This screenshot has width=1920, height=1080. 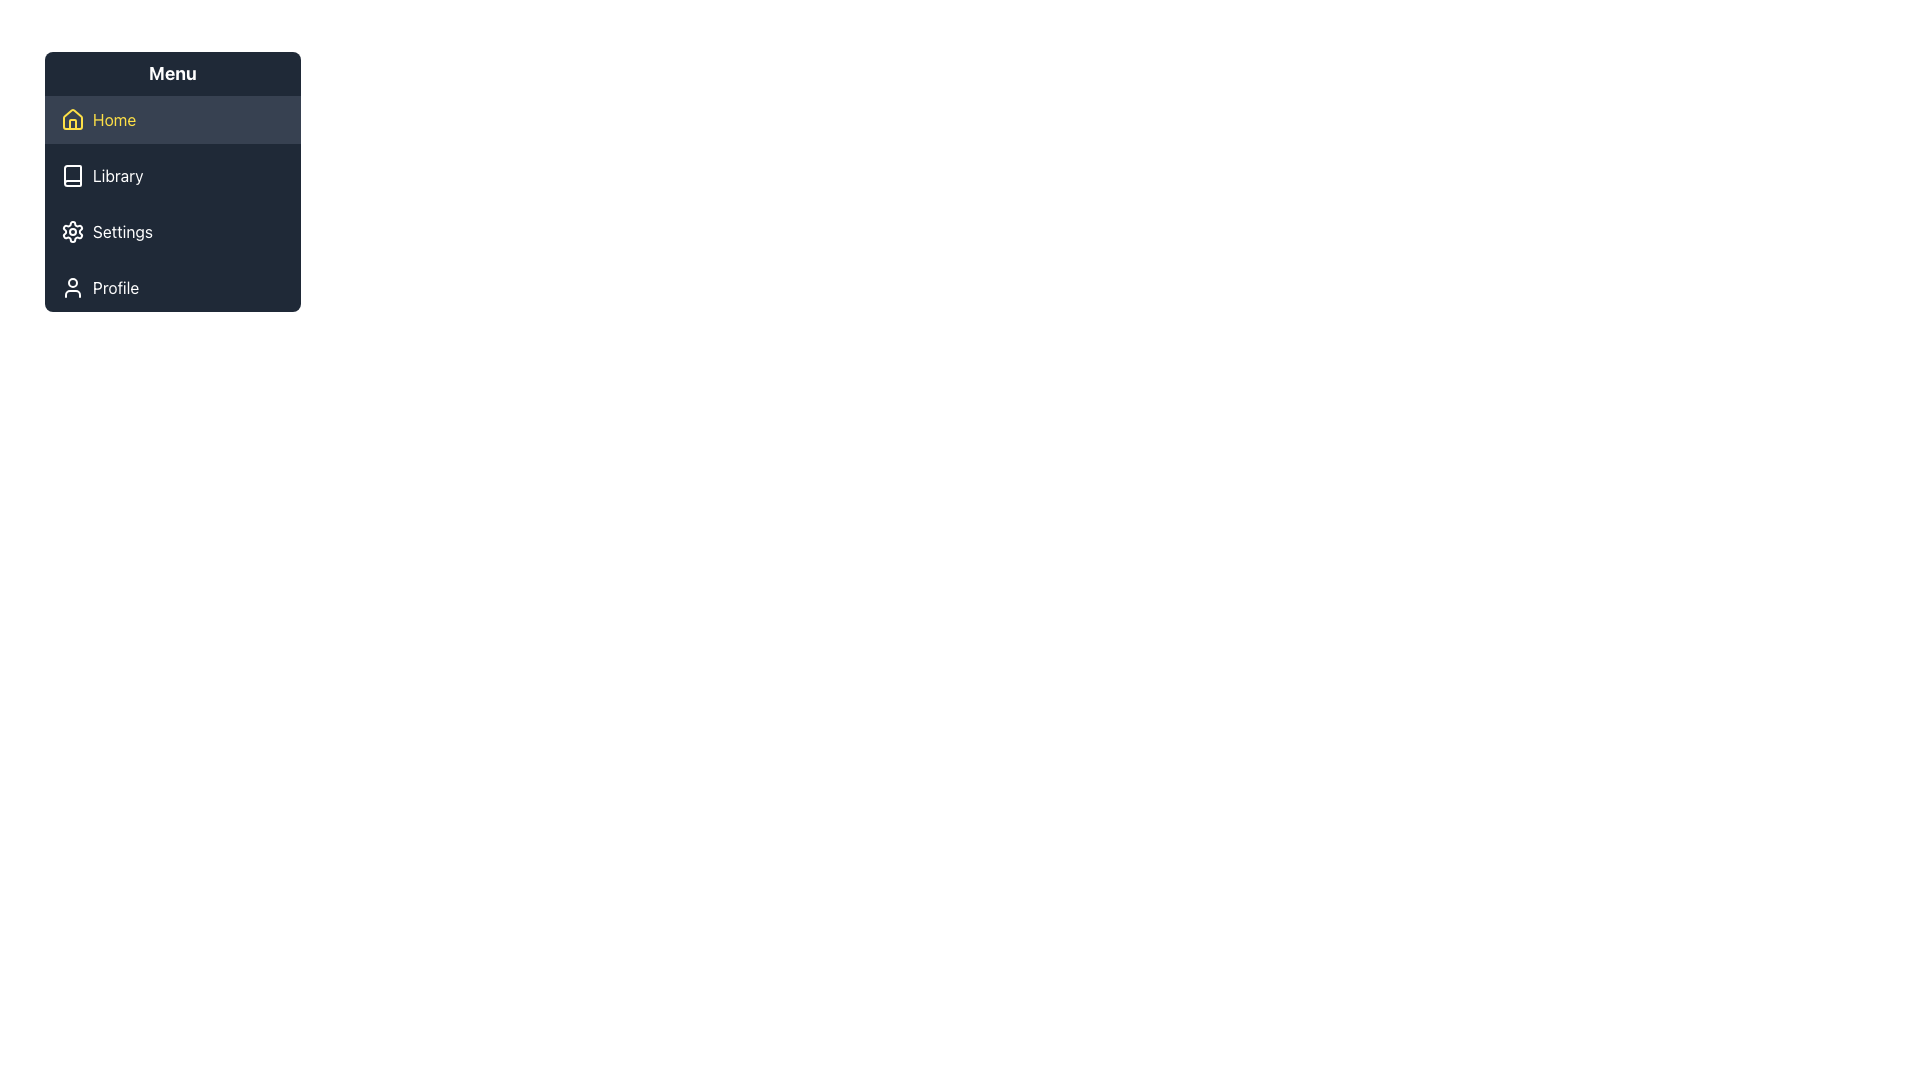 I want to click on the Text Label that serves as the title for the navigation menu, located at the top of the vertically stacked side navigation menu, so click(x=172, y=72).